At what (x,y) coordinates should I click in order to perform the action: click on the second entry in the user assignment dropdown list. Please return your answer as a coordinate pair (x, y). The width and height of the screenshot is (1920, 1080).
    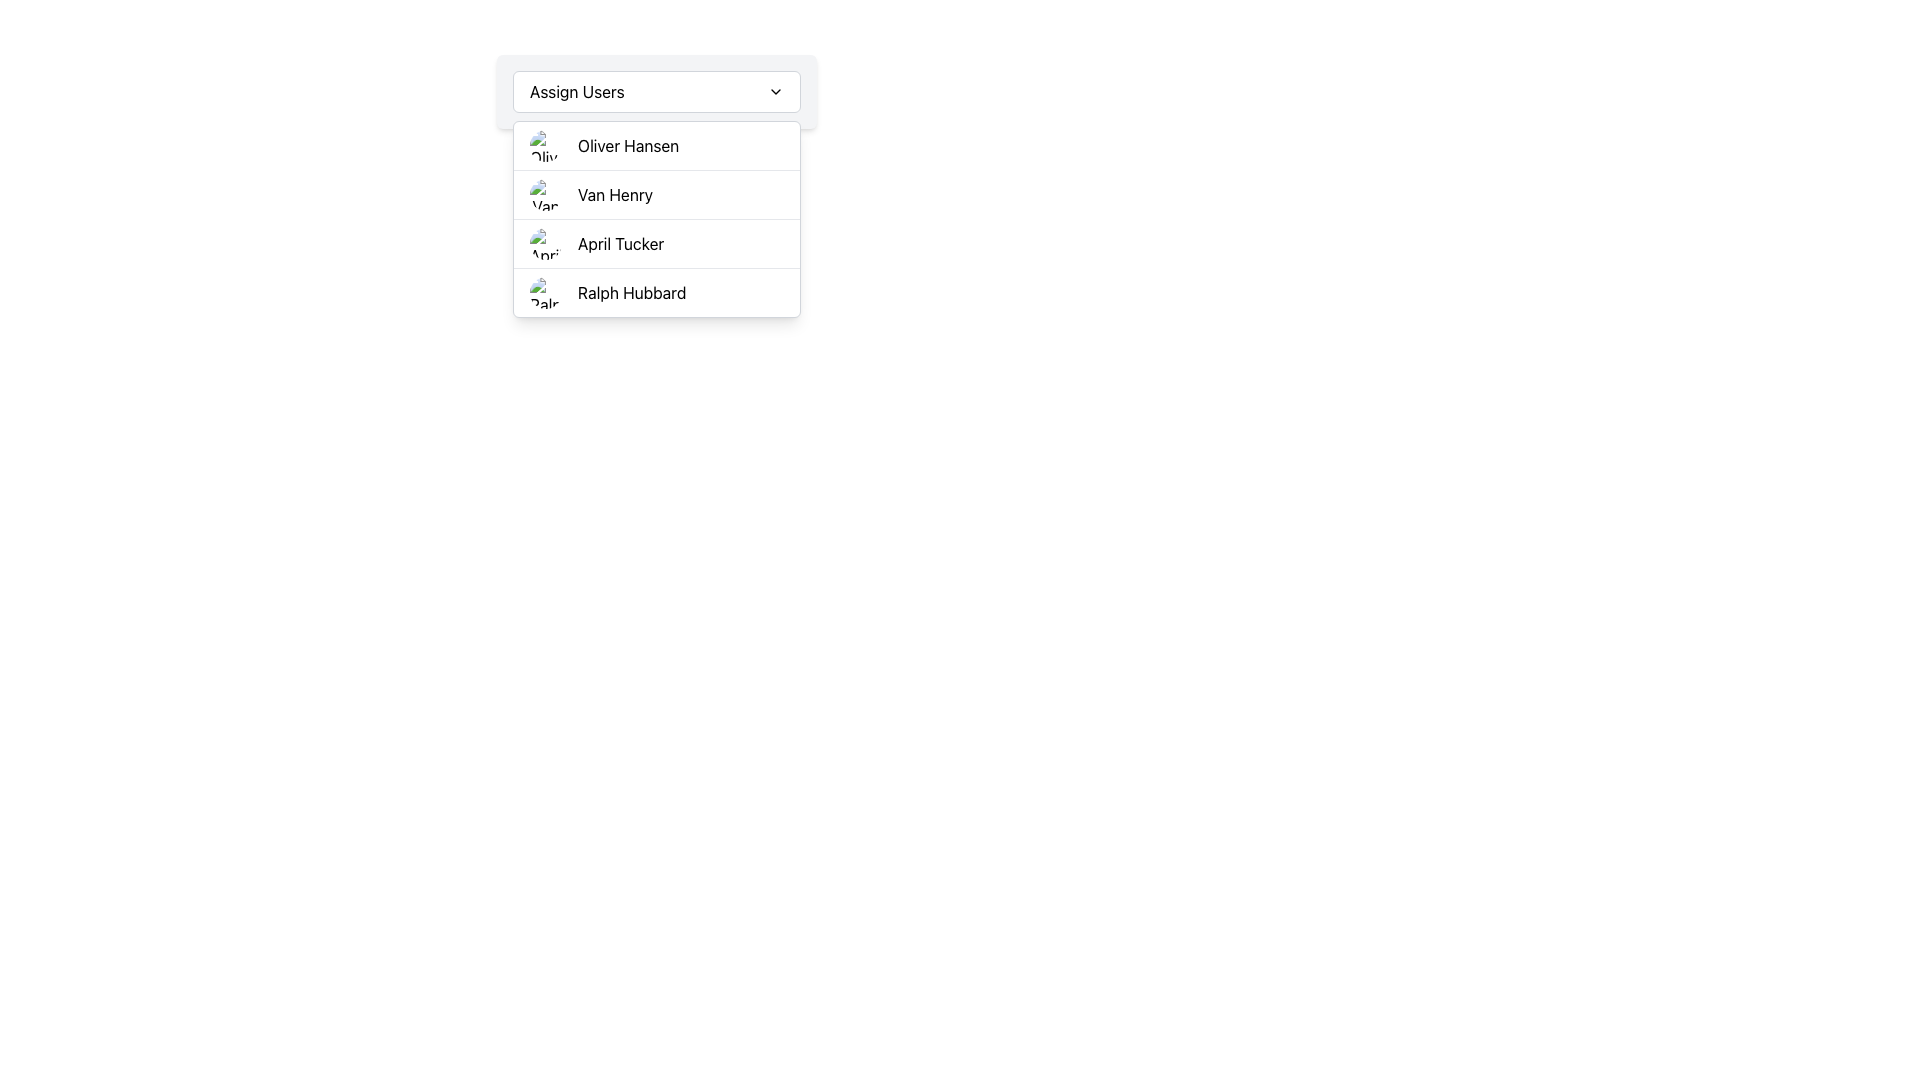
    Looking at the image, I should click on (614, 195).